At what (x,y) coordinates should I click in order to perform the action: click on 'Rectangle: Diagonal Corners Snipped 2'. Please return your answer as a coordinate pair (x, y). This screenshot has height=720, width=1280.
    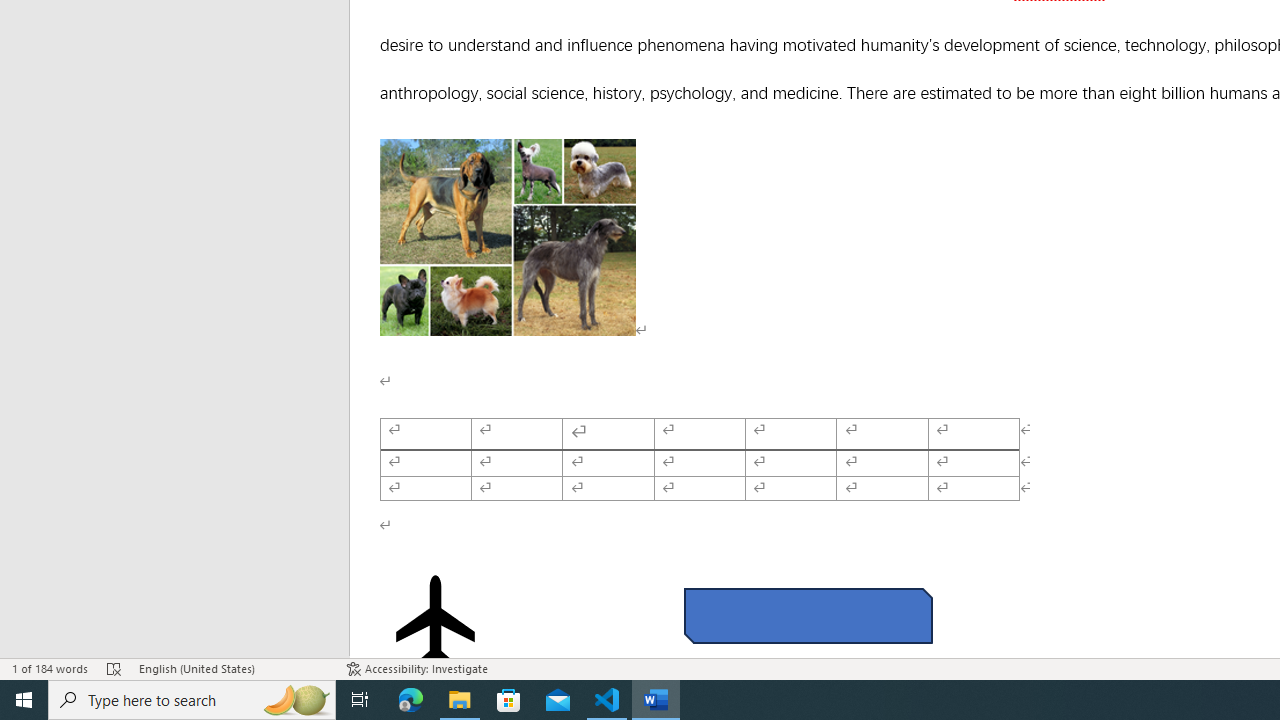
    Looking at the image, I should click on (808, 614).